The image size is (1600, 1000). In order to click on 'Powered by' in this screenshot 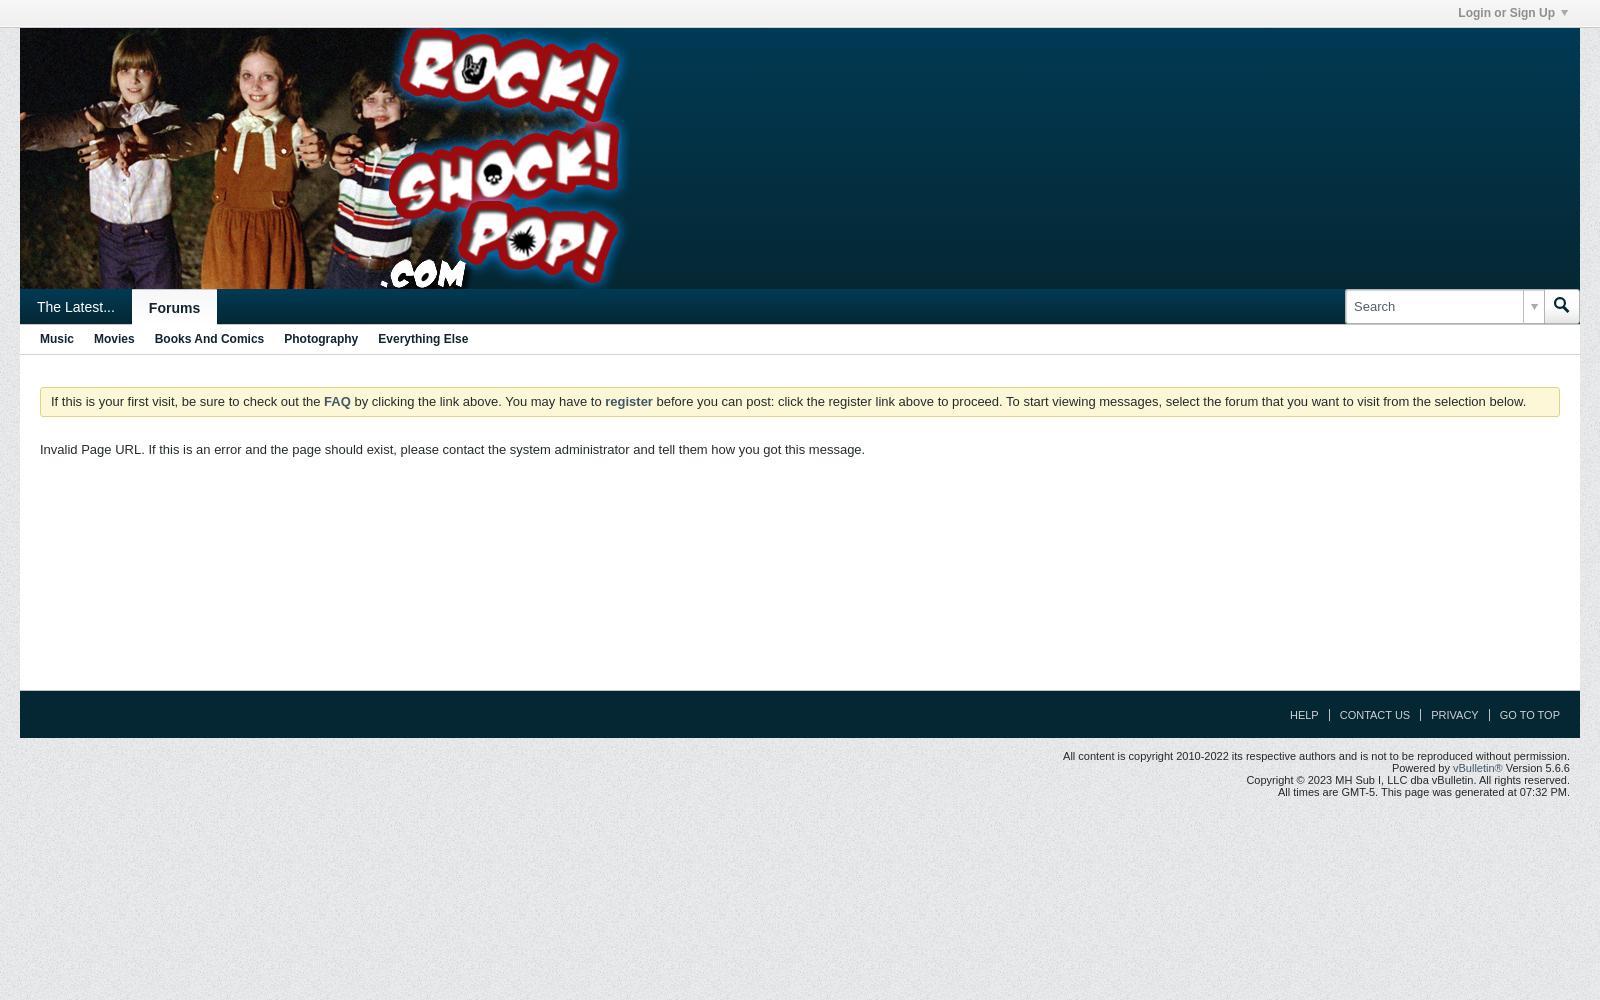, I will do `click(1390, 768)`.